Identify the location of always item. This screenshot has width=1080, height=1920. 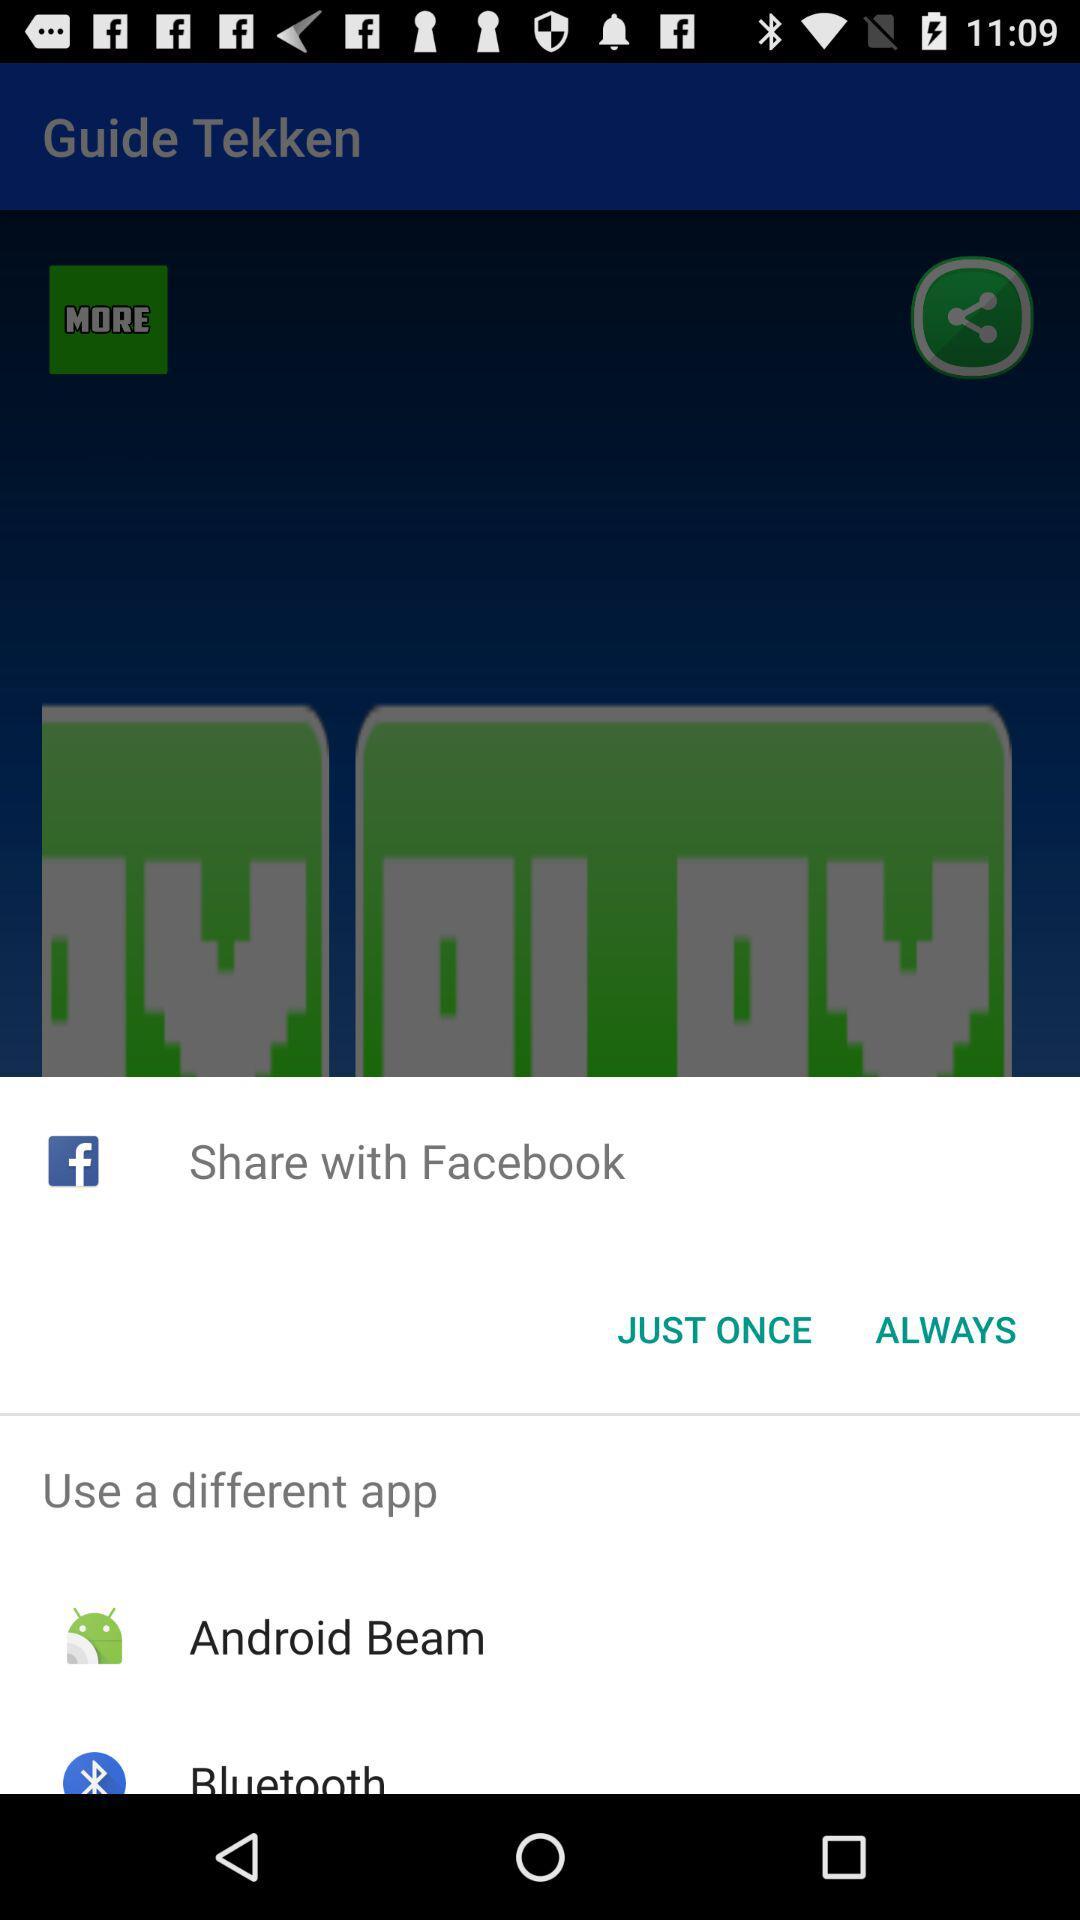
(945, 1329).